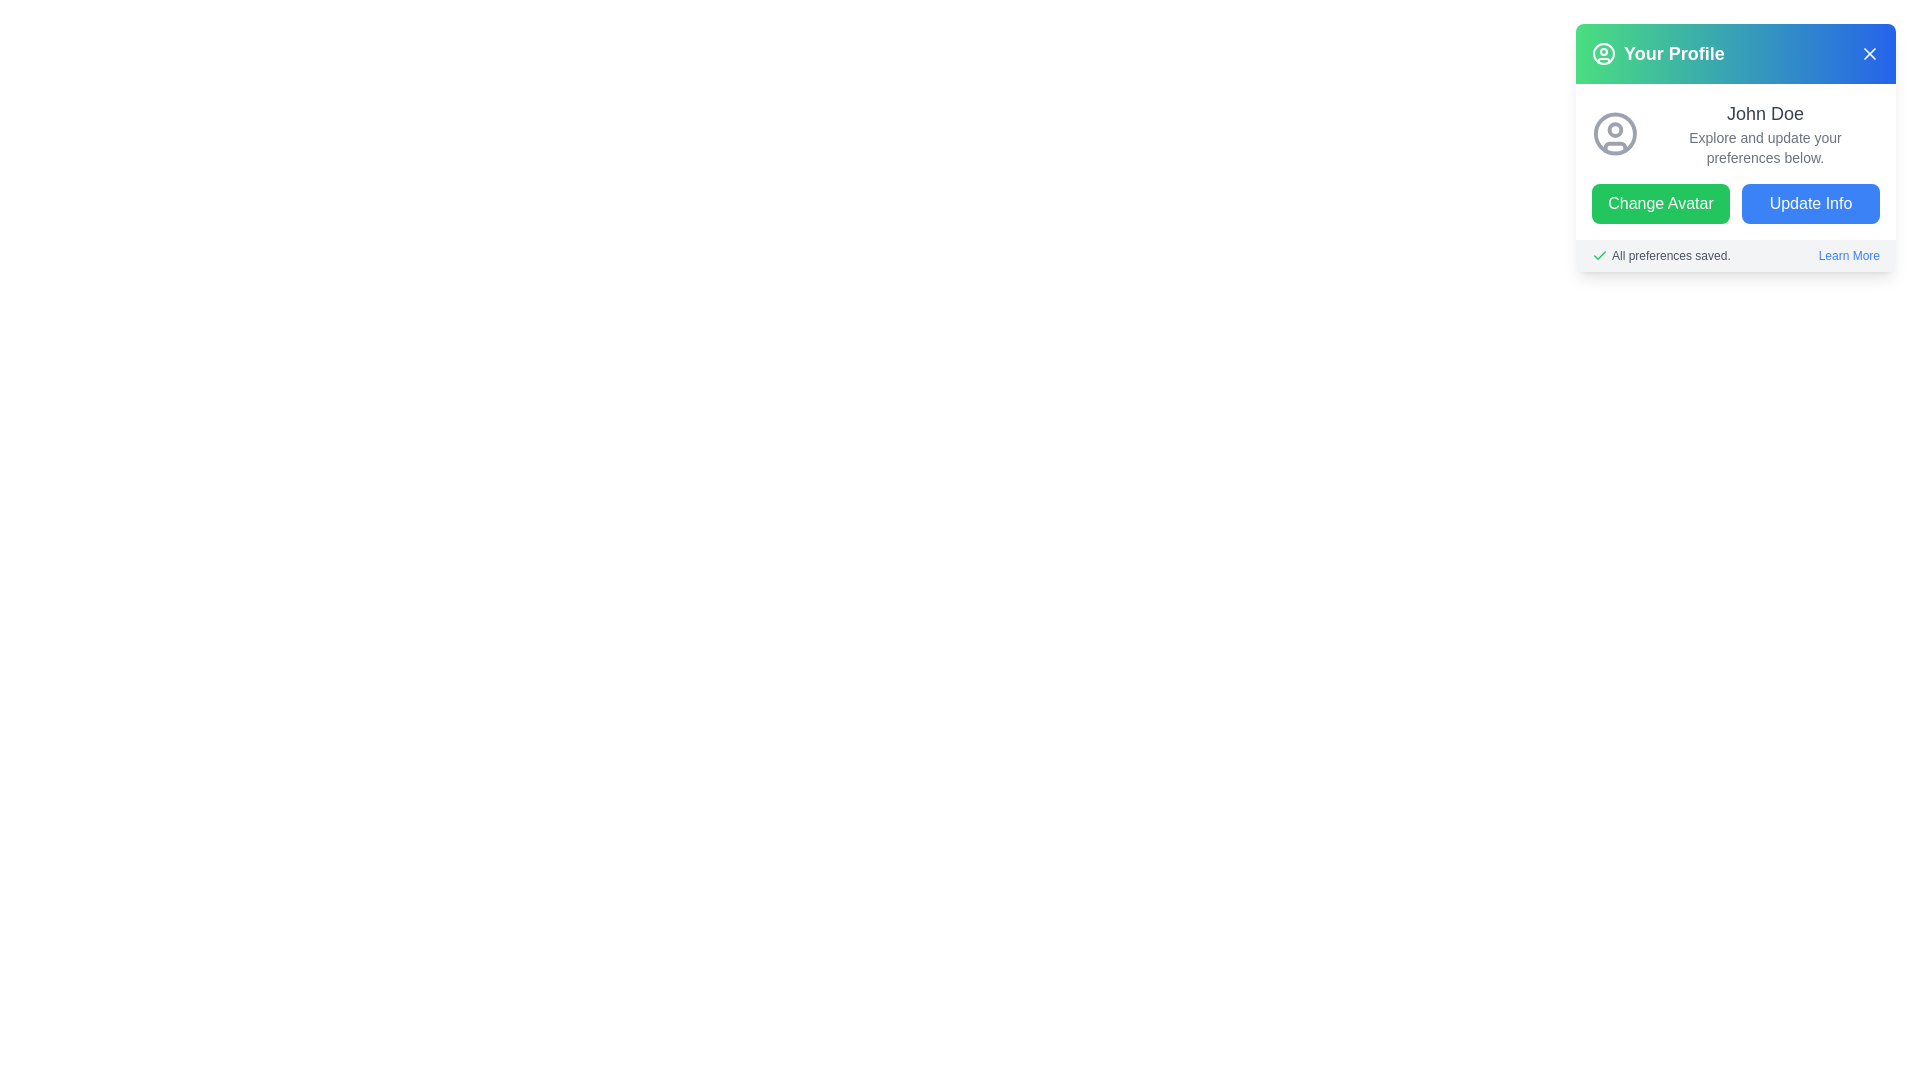 This screenshot has height=1080, width=1920. Describe the element at coordinates (1661, 254) in the screenshot. I see `the informational message confirming user preferences have been saved, located in the bottom section of the modal with a light-gray background` at that location.